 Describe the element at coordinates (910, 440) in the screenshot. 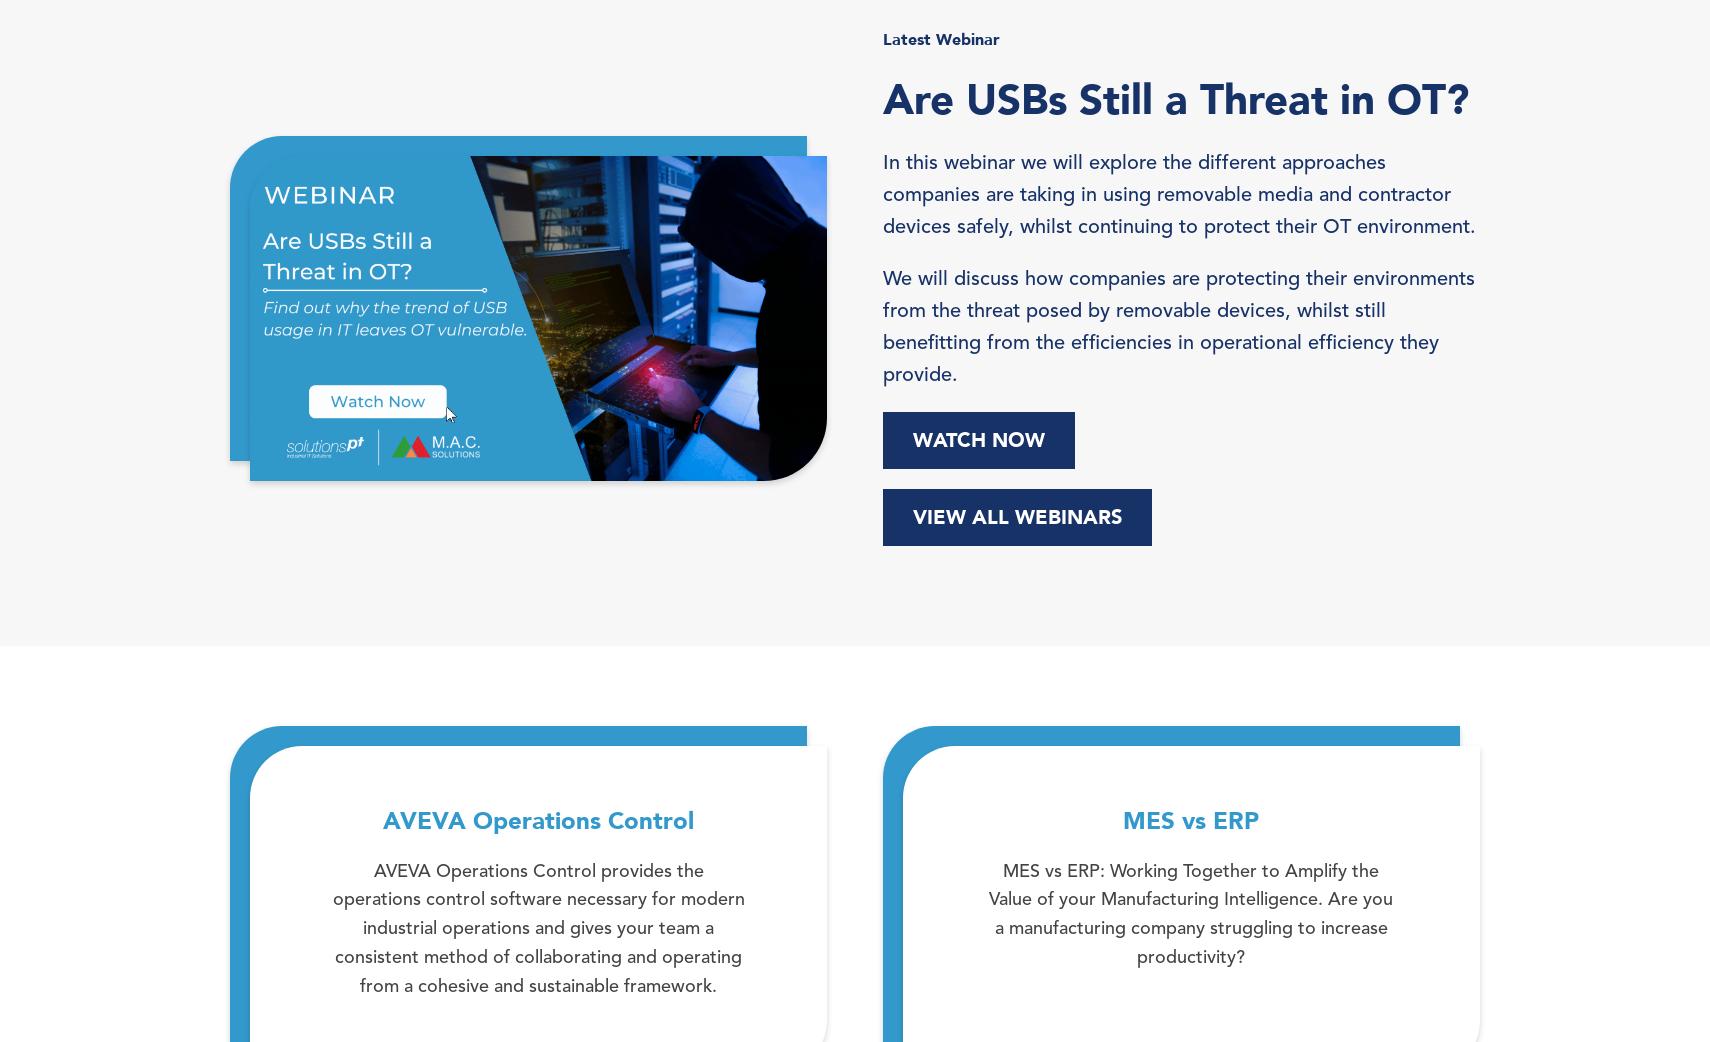

I see `'WATCH NOW'` at that location.